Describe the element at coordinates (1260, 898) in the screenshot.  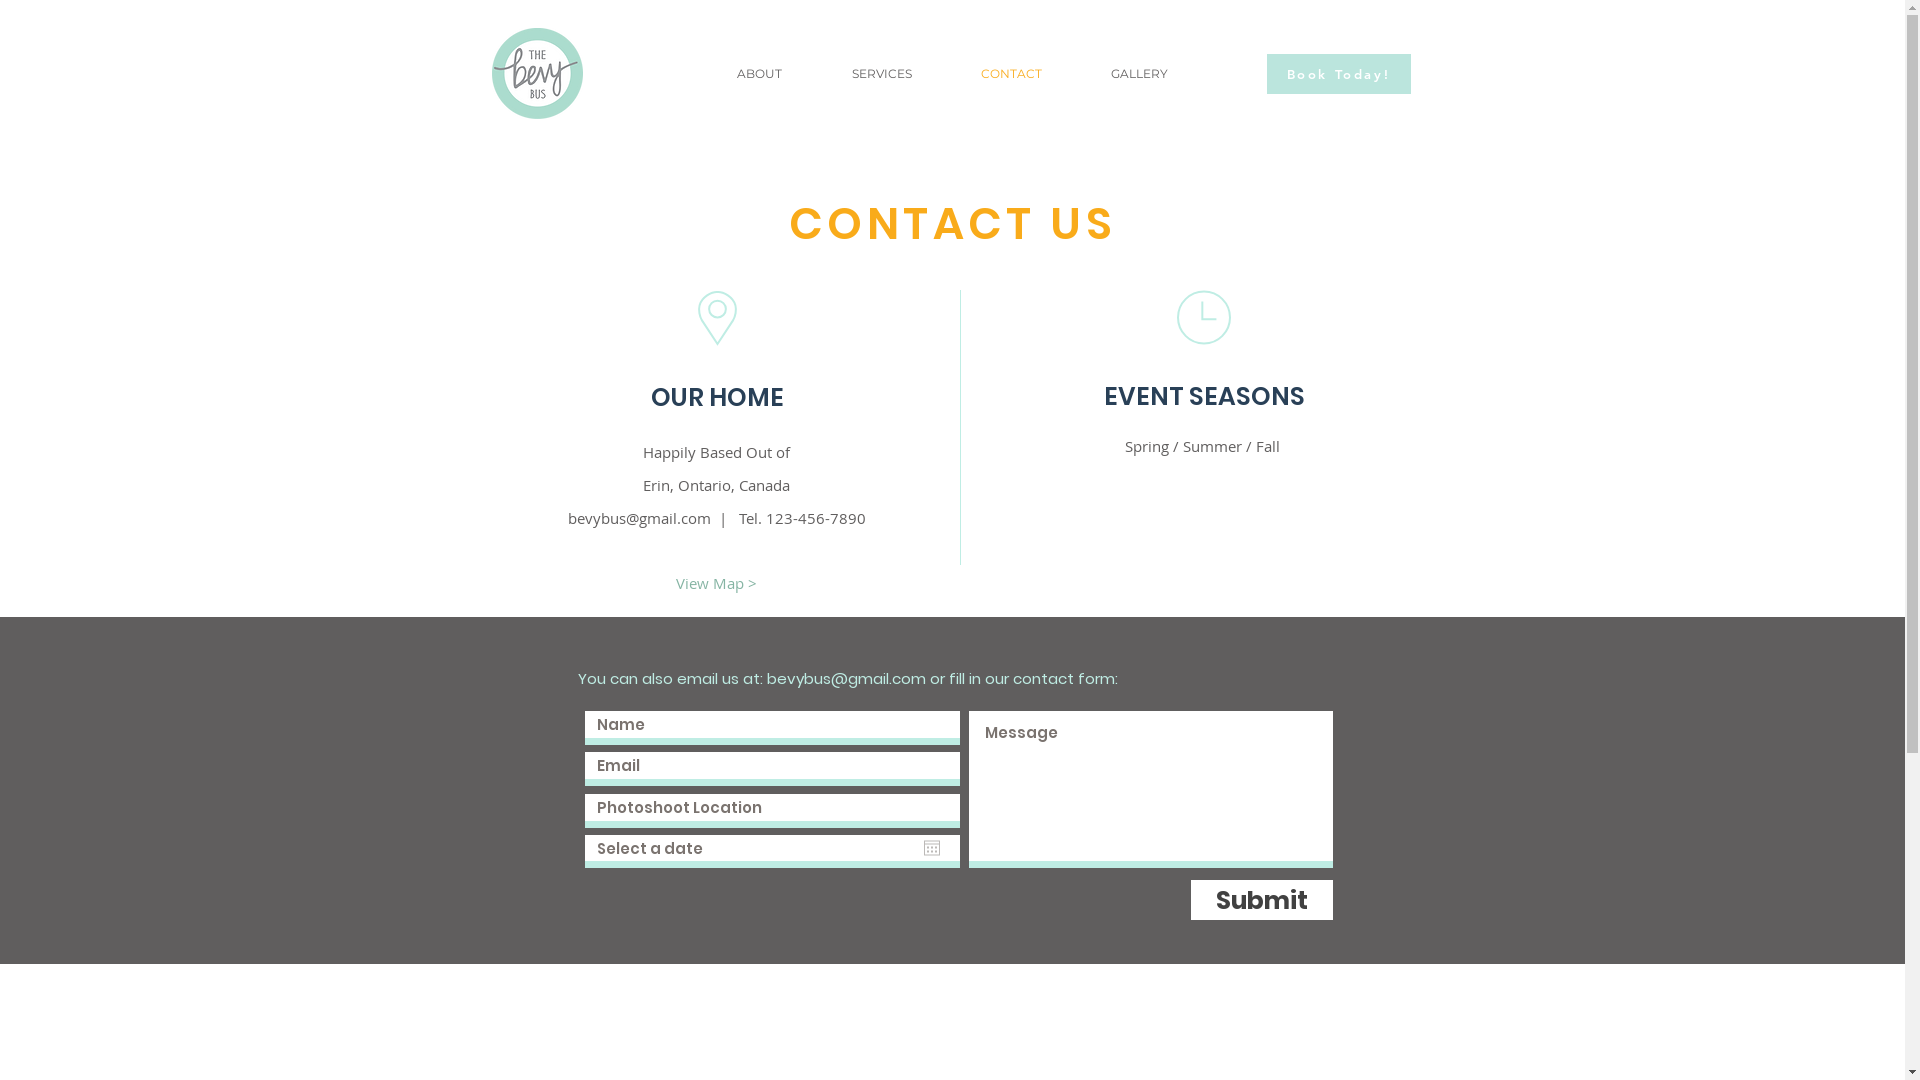
I see `'Submit'` at that location.